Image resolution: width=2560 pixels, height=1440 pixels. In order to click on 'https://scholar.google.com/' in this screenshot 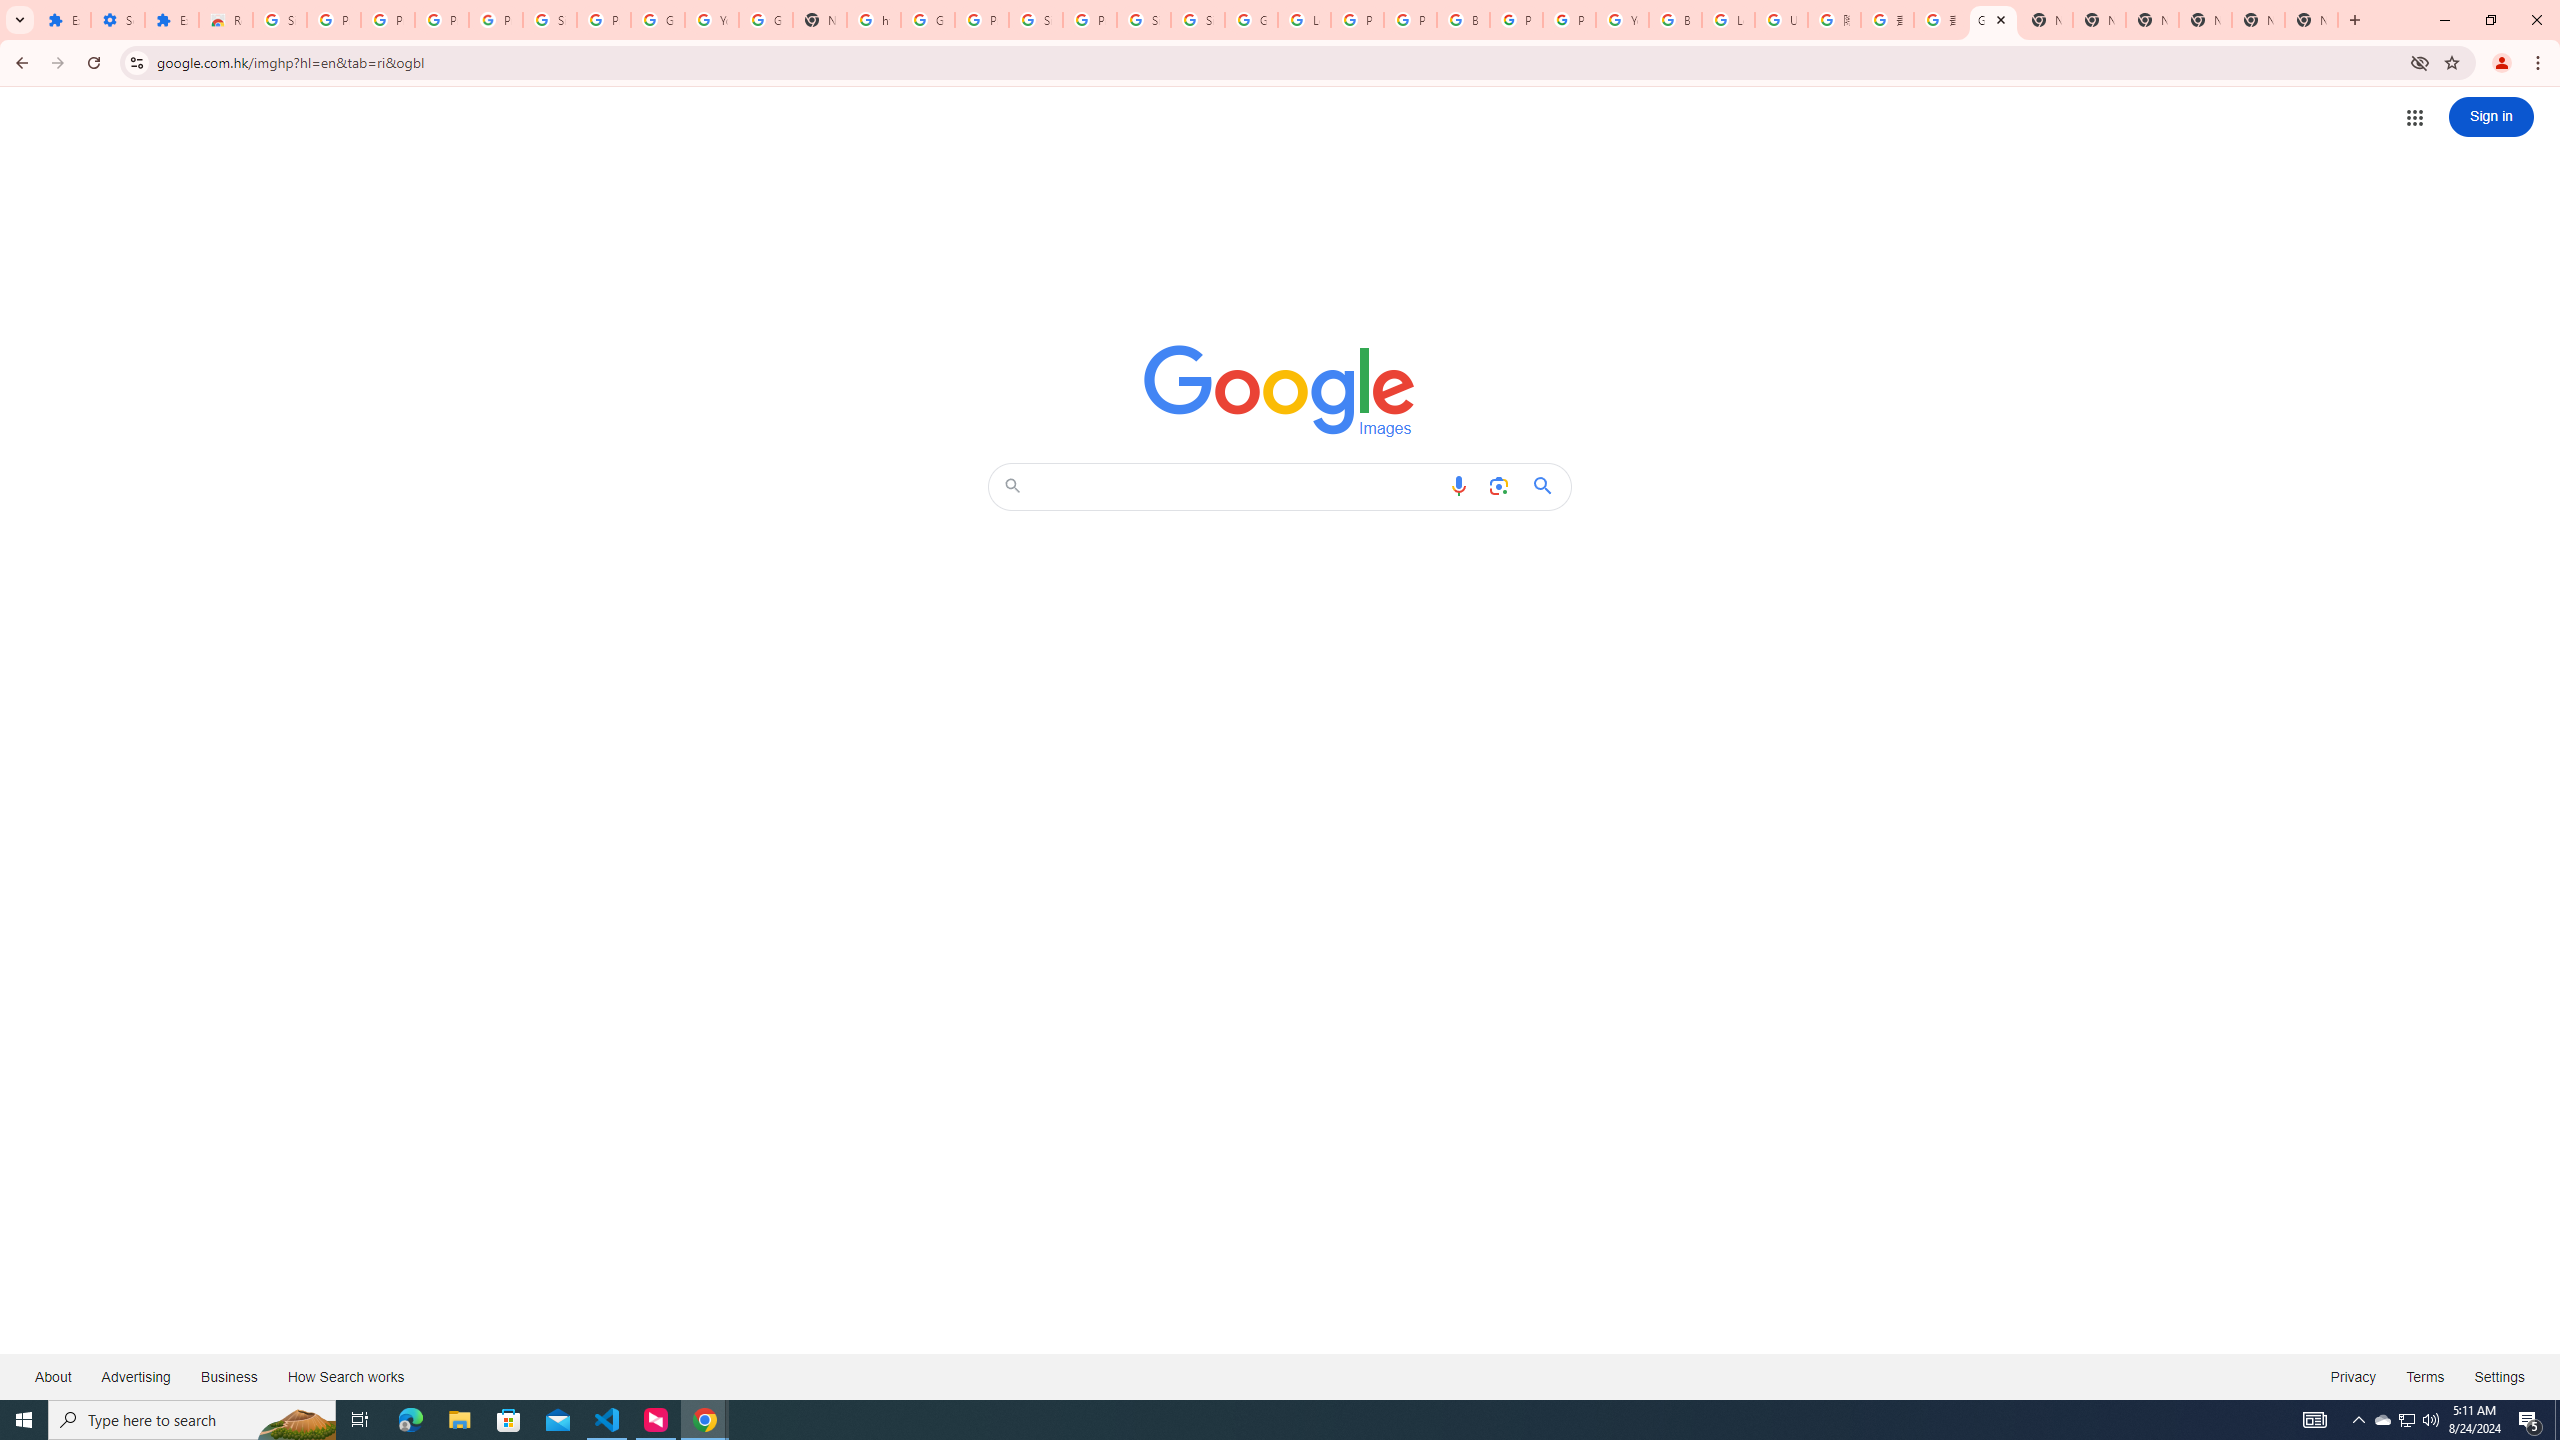, I will do `click(872, 19)`.